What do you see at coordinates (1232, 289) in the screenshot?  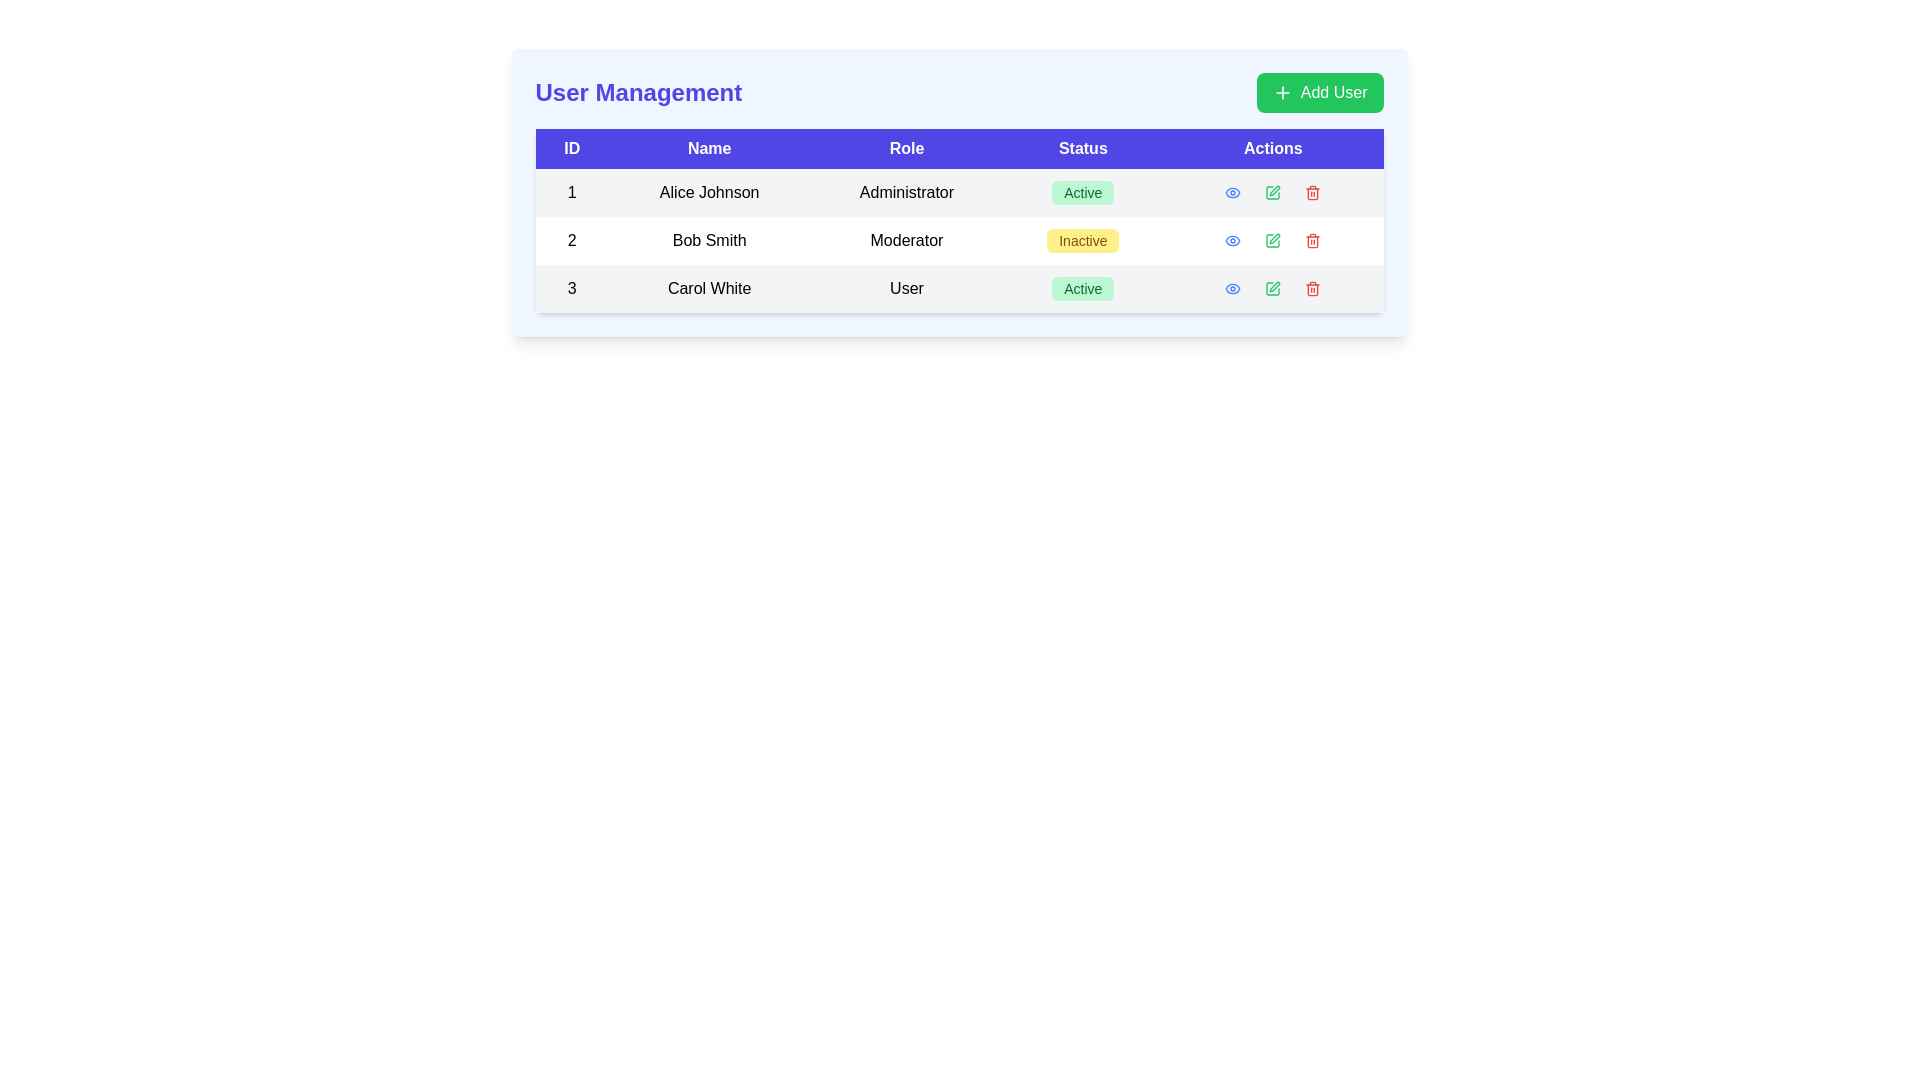 I see `the stylized eye icon button in the 'Actions' column for 'Carol White'` at bounding box center [1232, 289].